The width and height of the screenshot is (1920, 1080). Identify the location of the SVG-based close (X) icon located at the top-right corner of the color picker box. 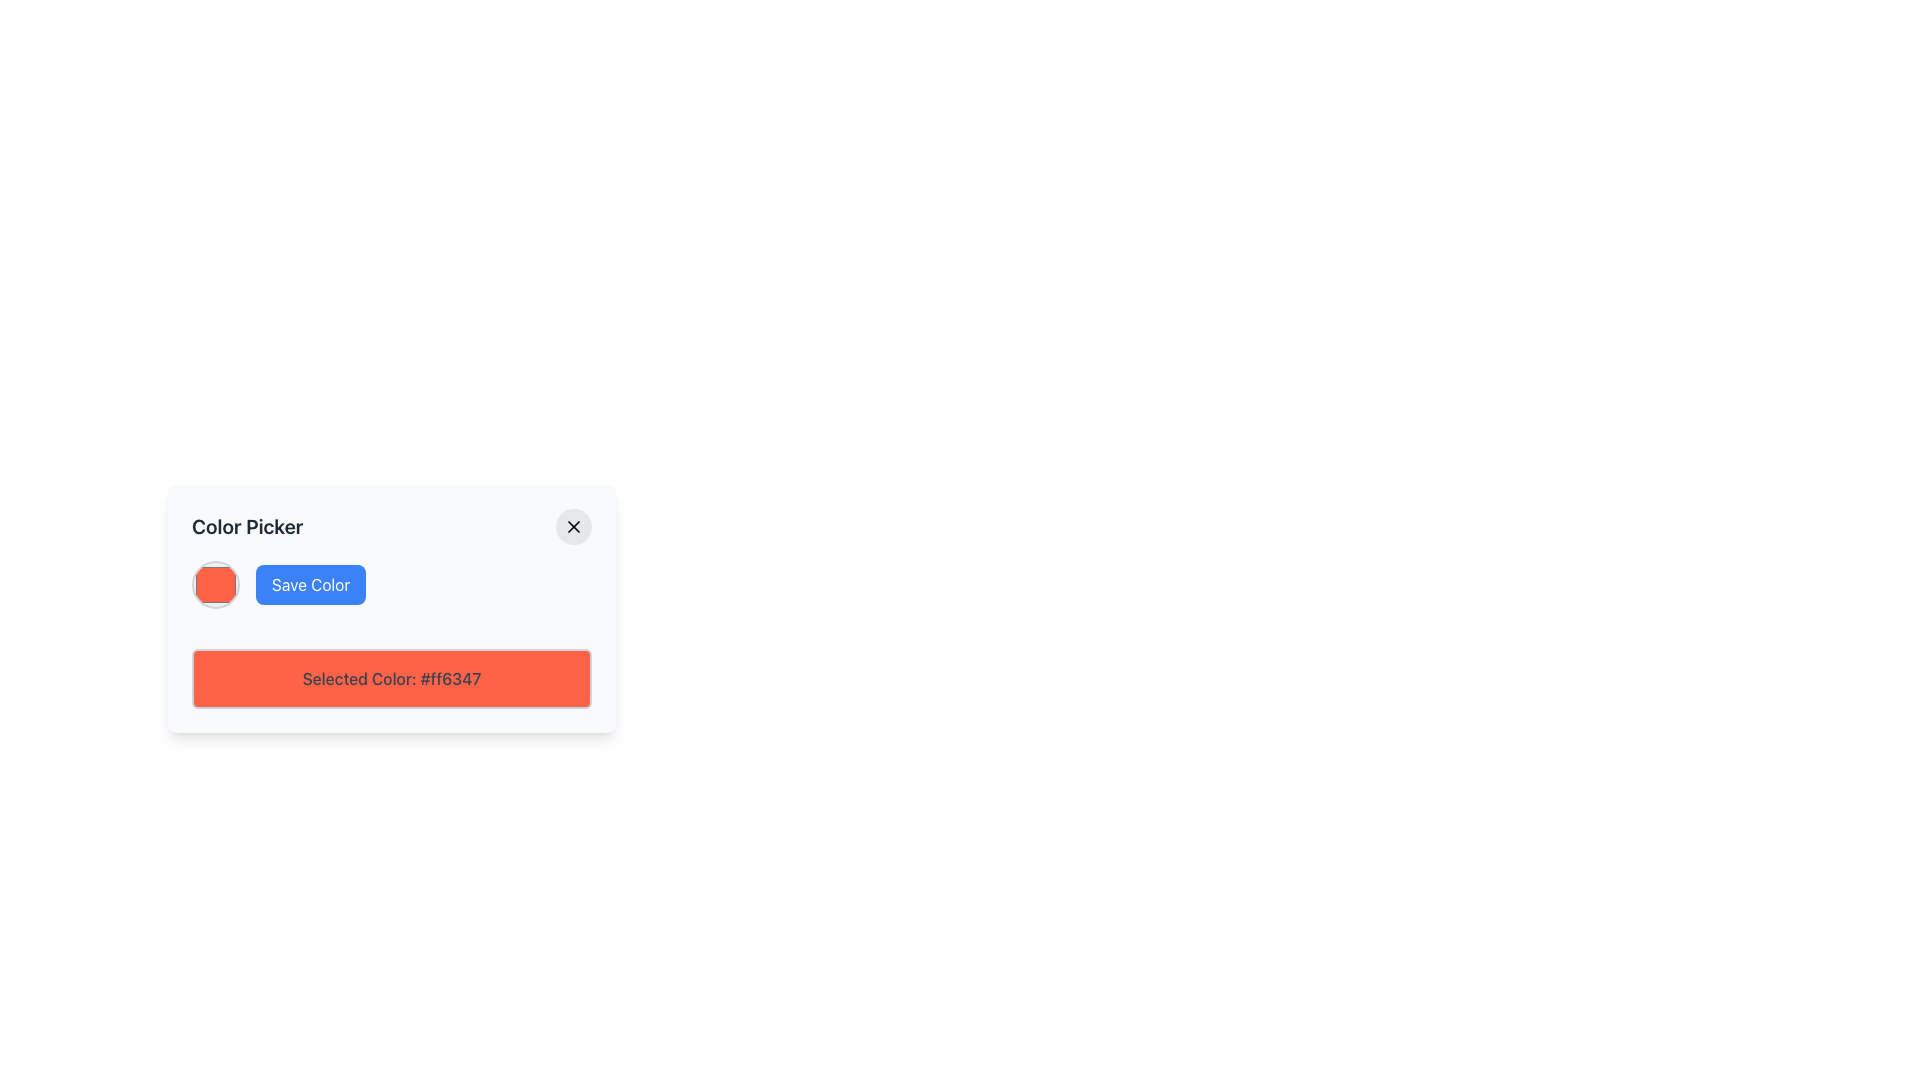
(573, 526).